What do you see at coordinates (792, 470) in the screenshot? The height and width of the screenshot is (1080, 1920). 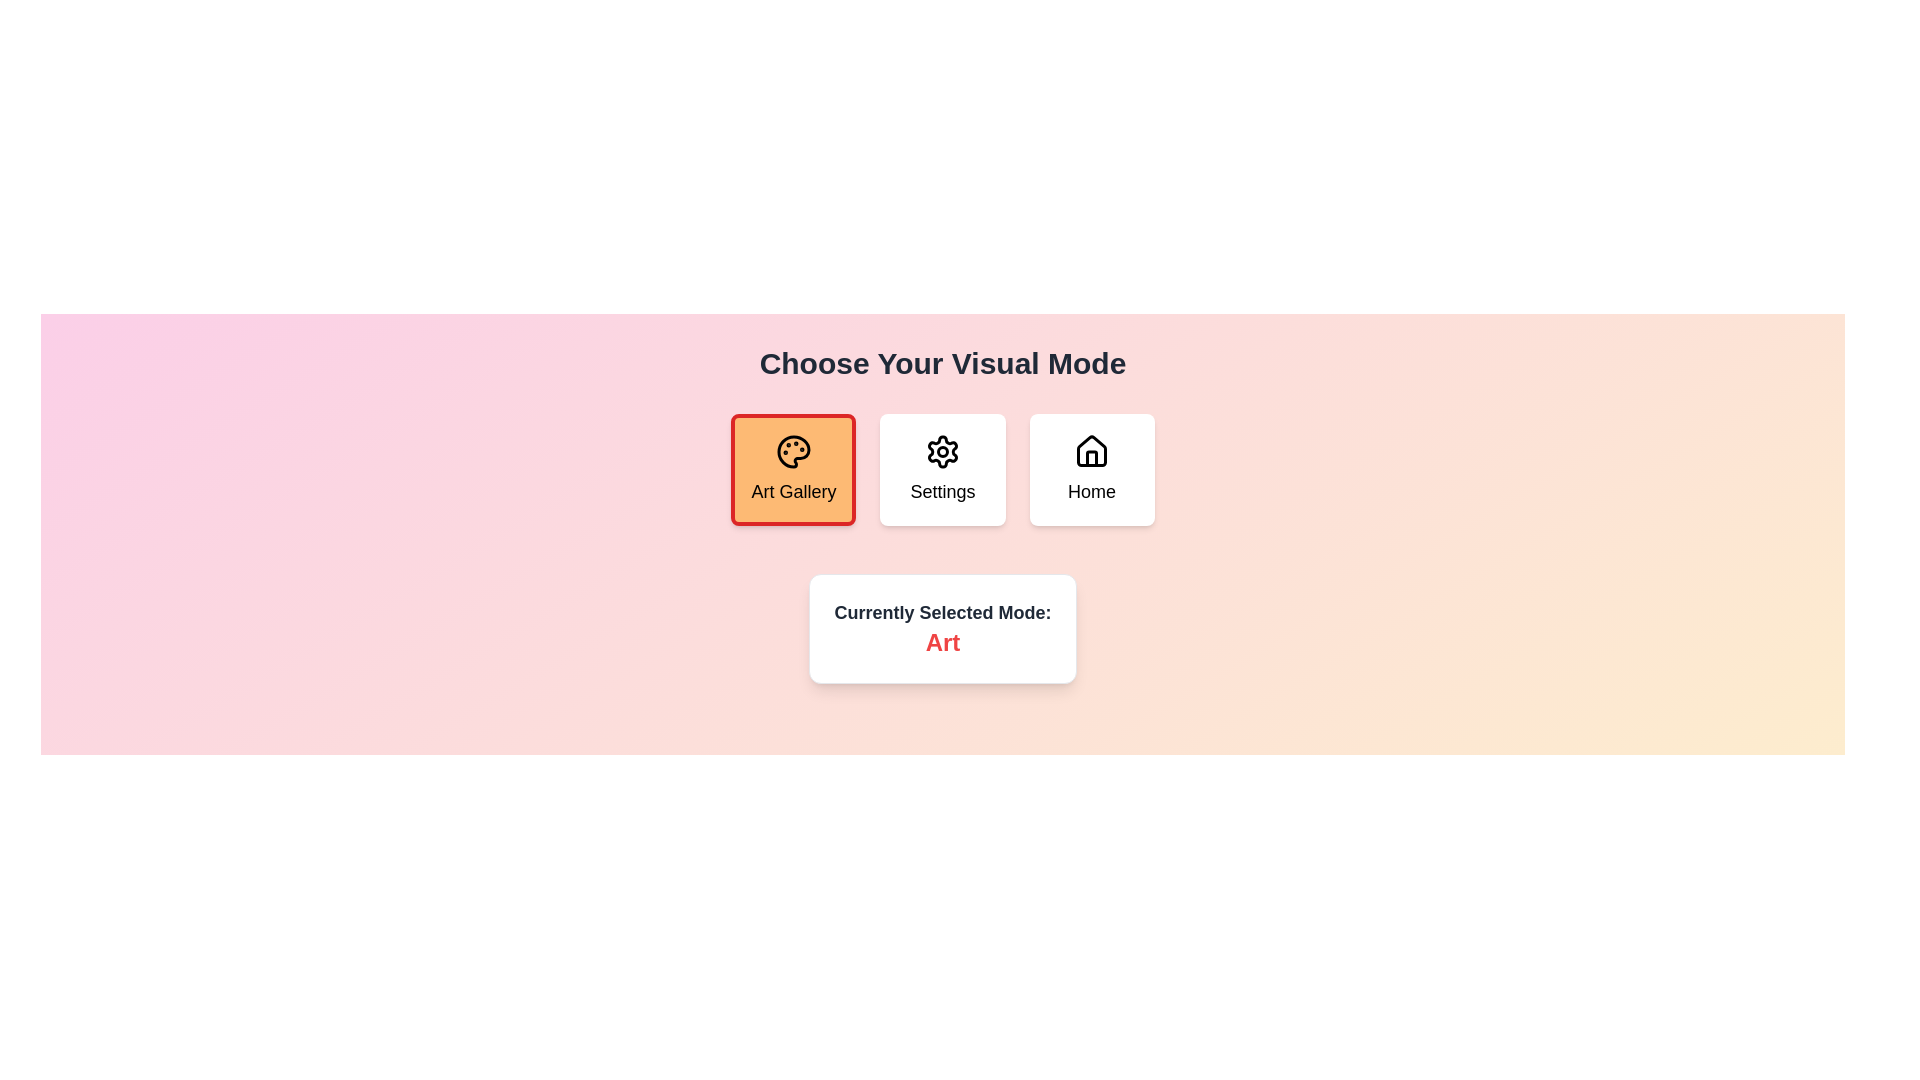 I see `the mode labeled Art Gallery to inspect its icon and label` at bounding box center [792, 470].